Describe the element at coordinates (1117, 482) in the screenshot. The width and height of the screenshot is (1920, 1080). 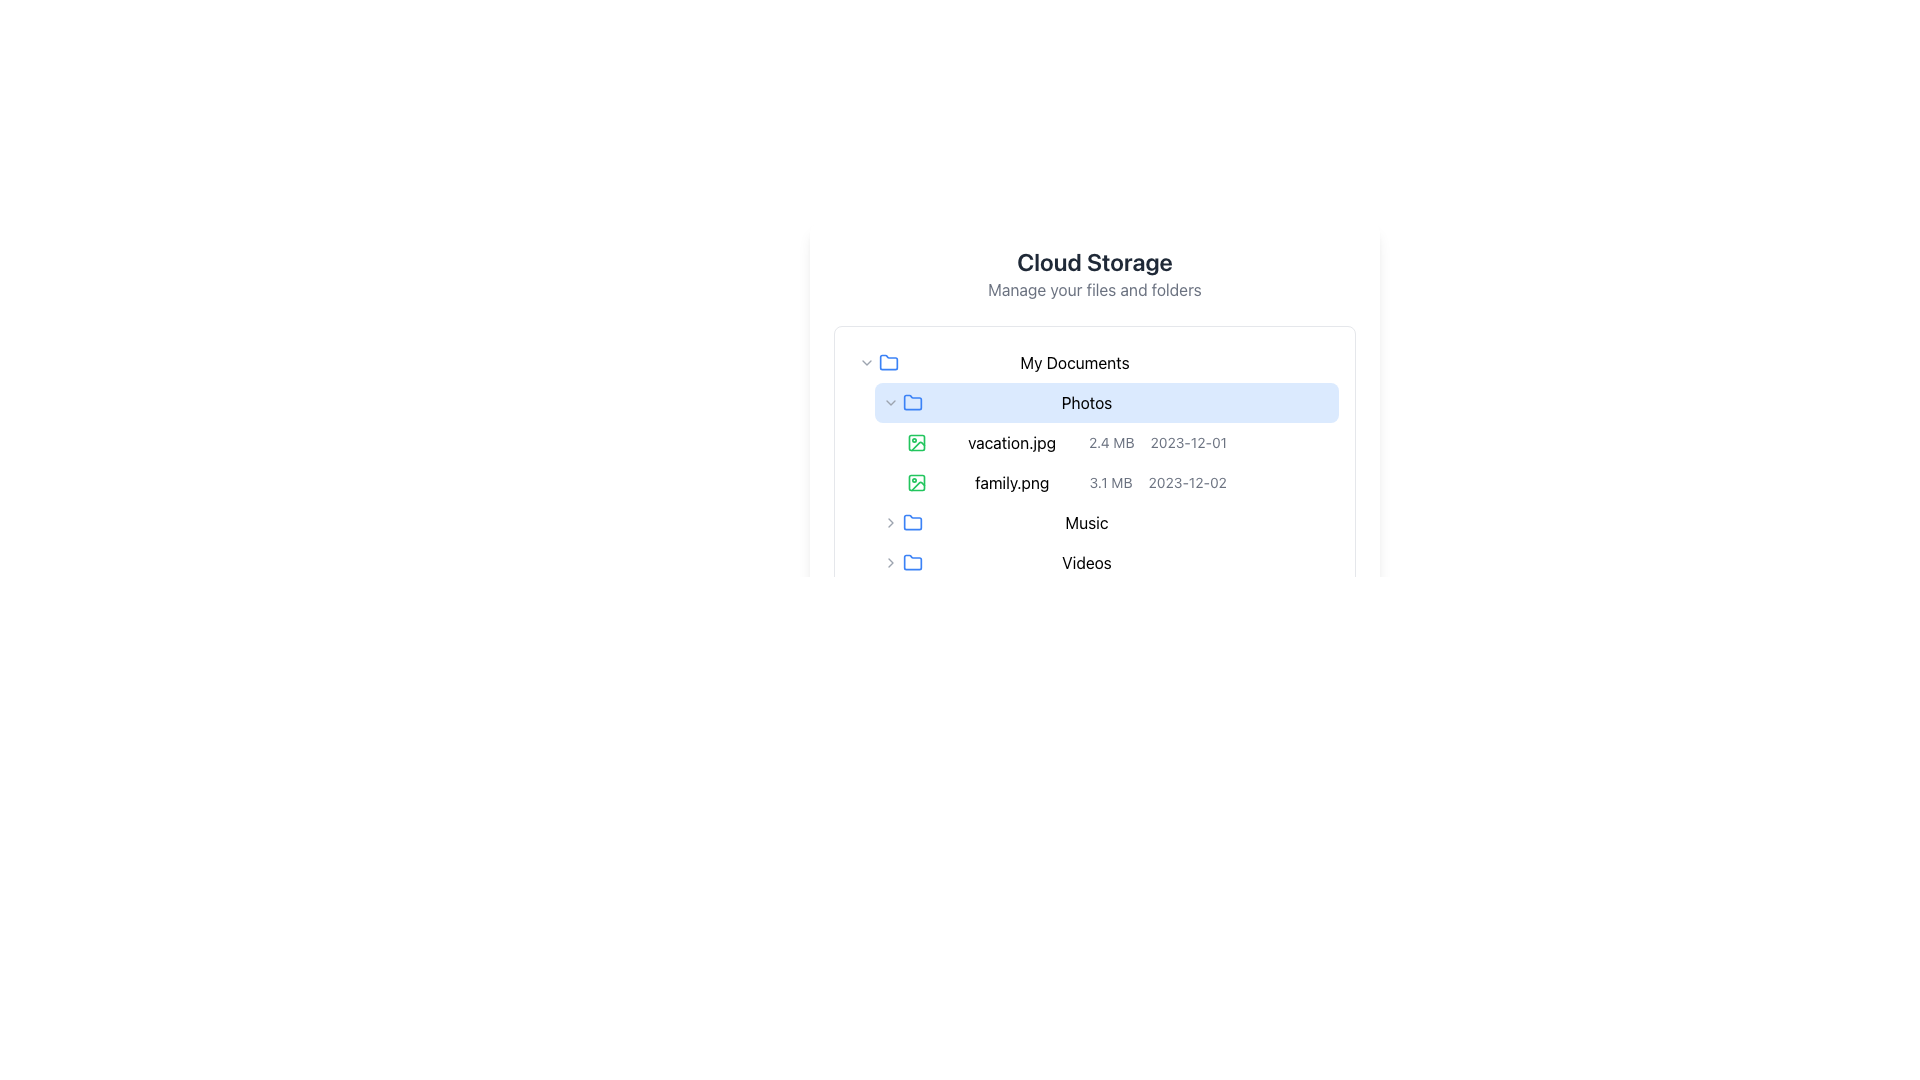
I see `the file row item for 'family.png' in the cloud storage interface` at that location.